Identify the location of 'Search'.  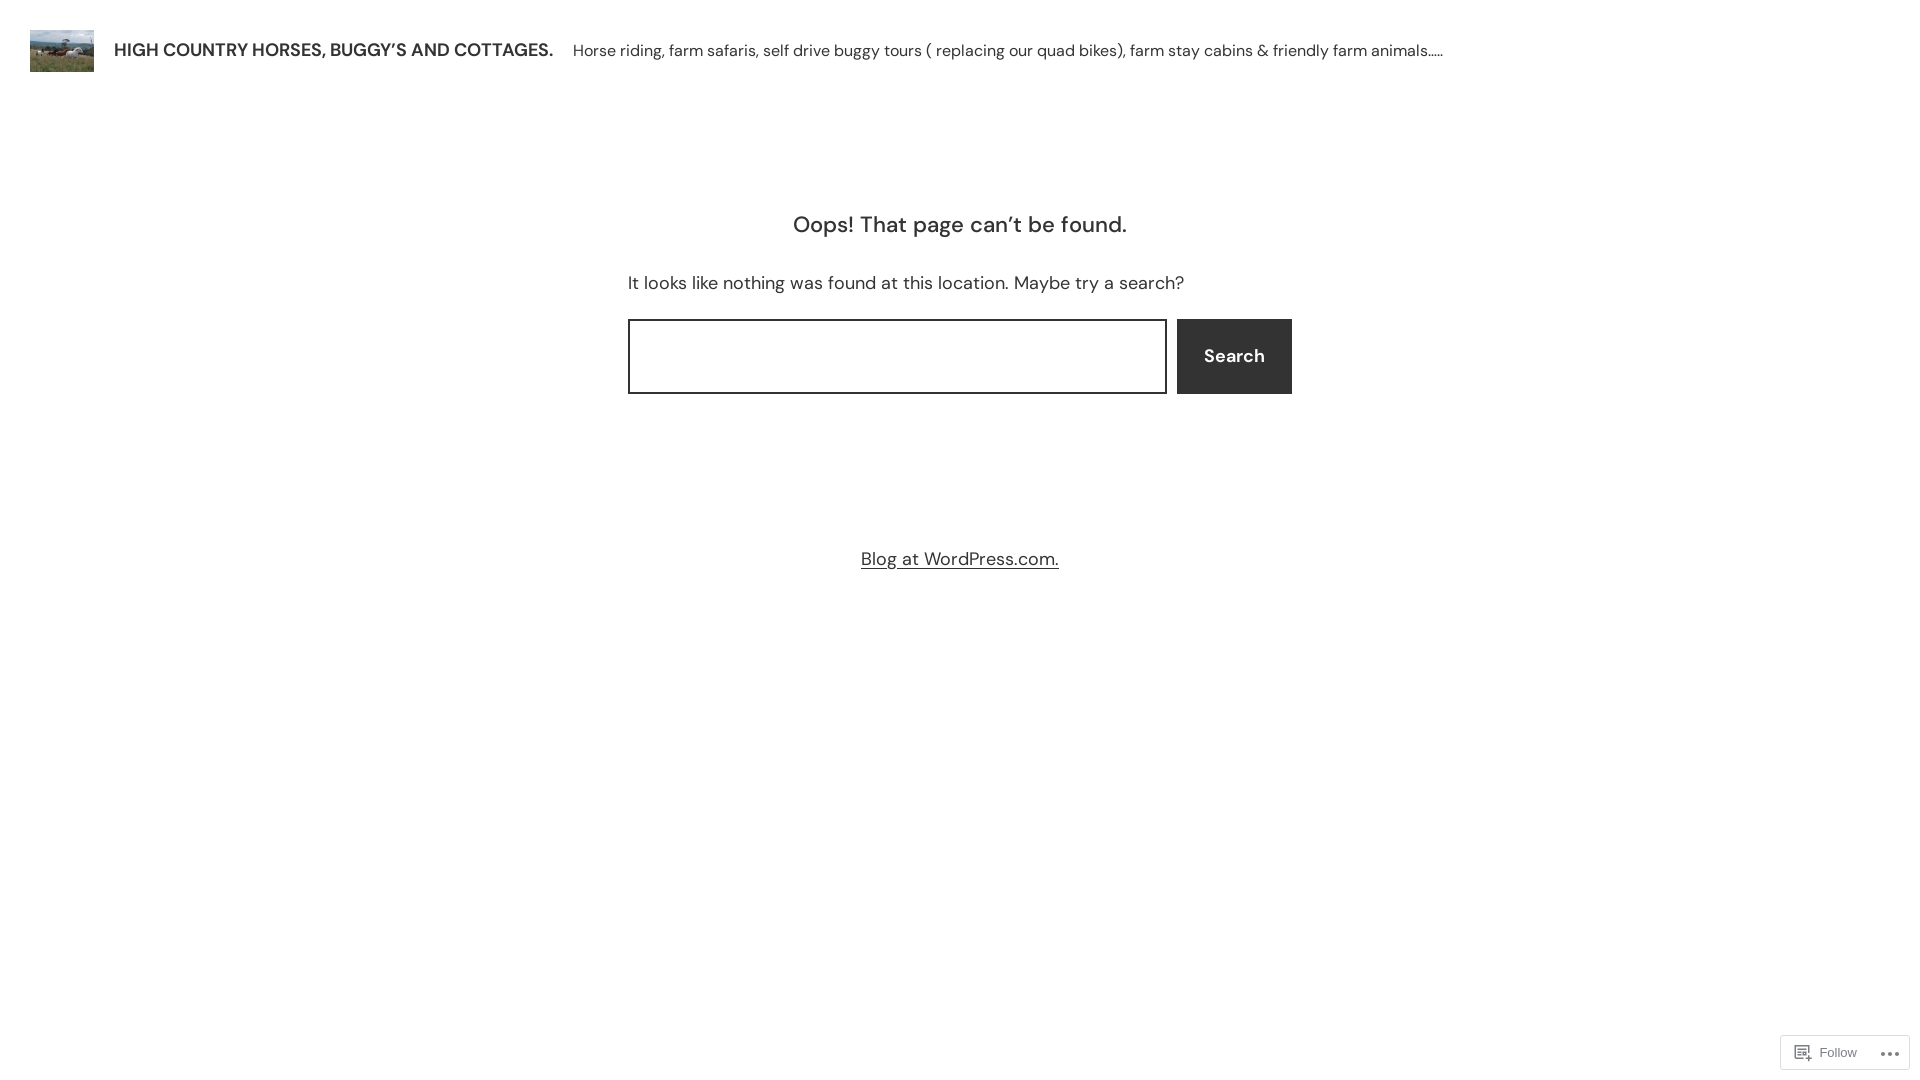
(1233, 355).